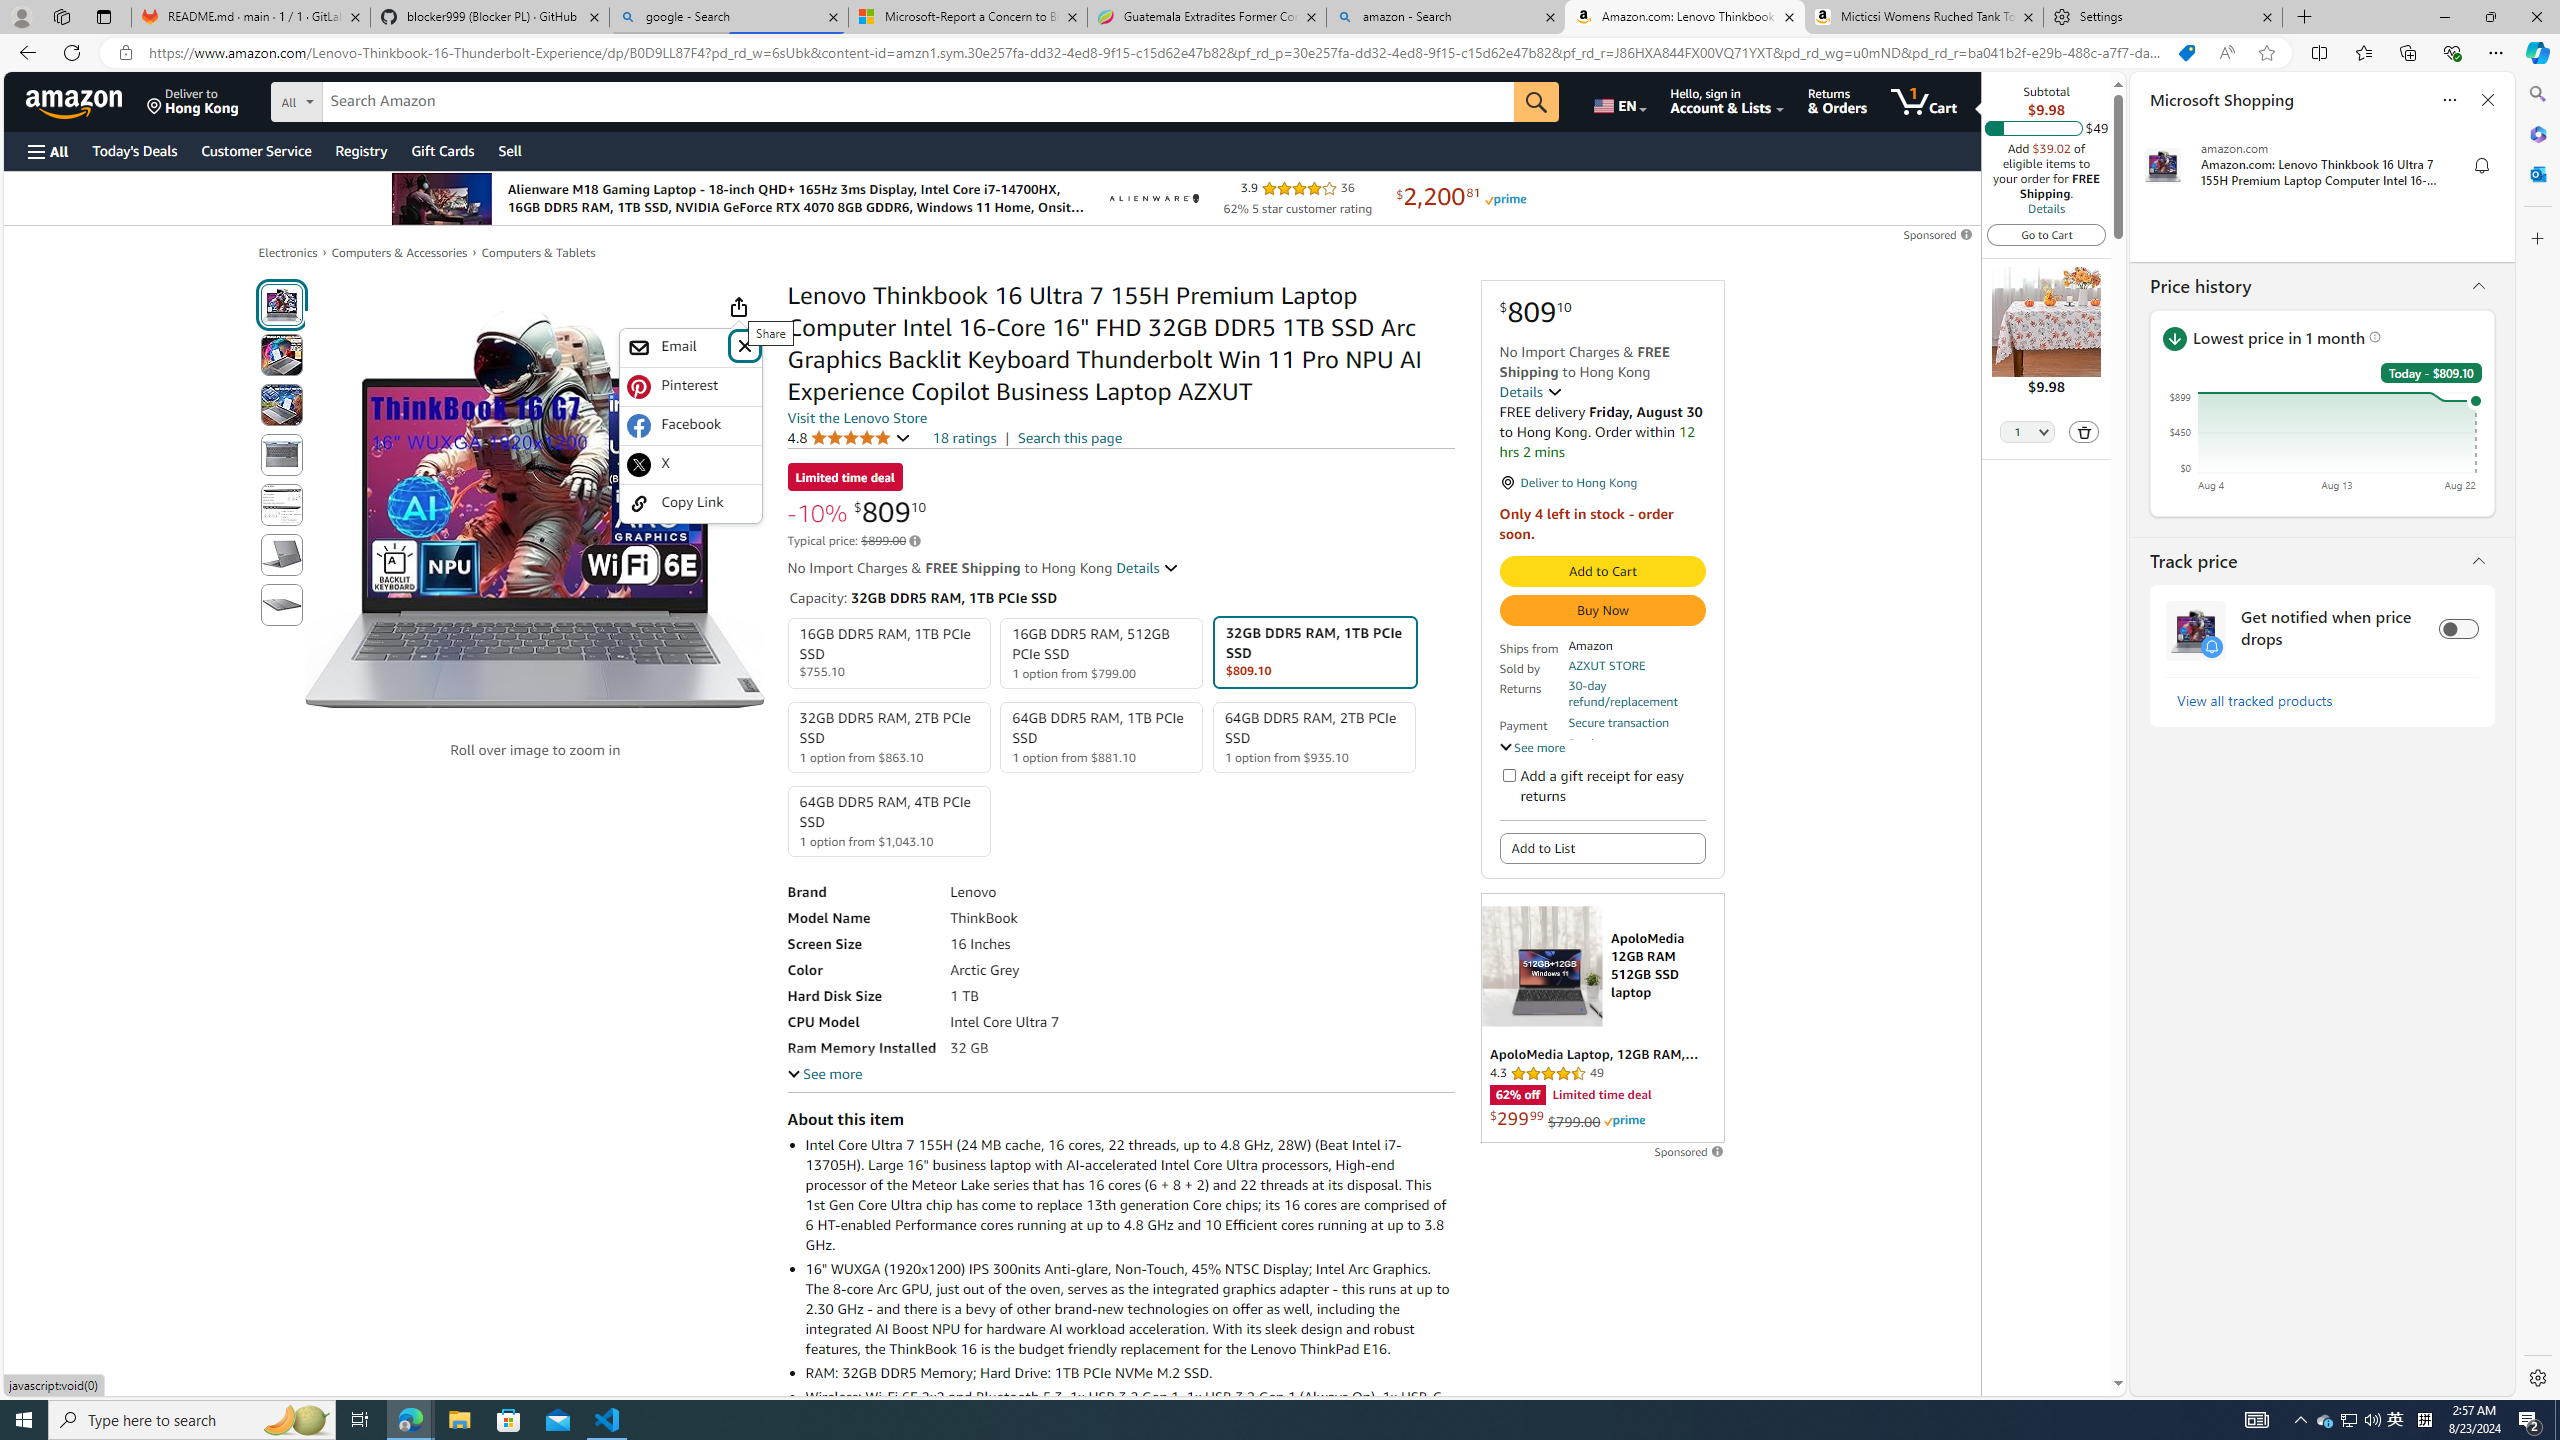 This screenshot has width=2560, height=1440. Describe the element at coordinates (399, 252) in the screenshot. I see `'Computers & Accessories'` at that location.